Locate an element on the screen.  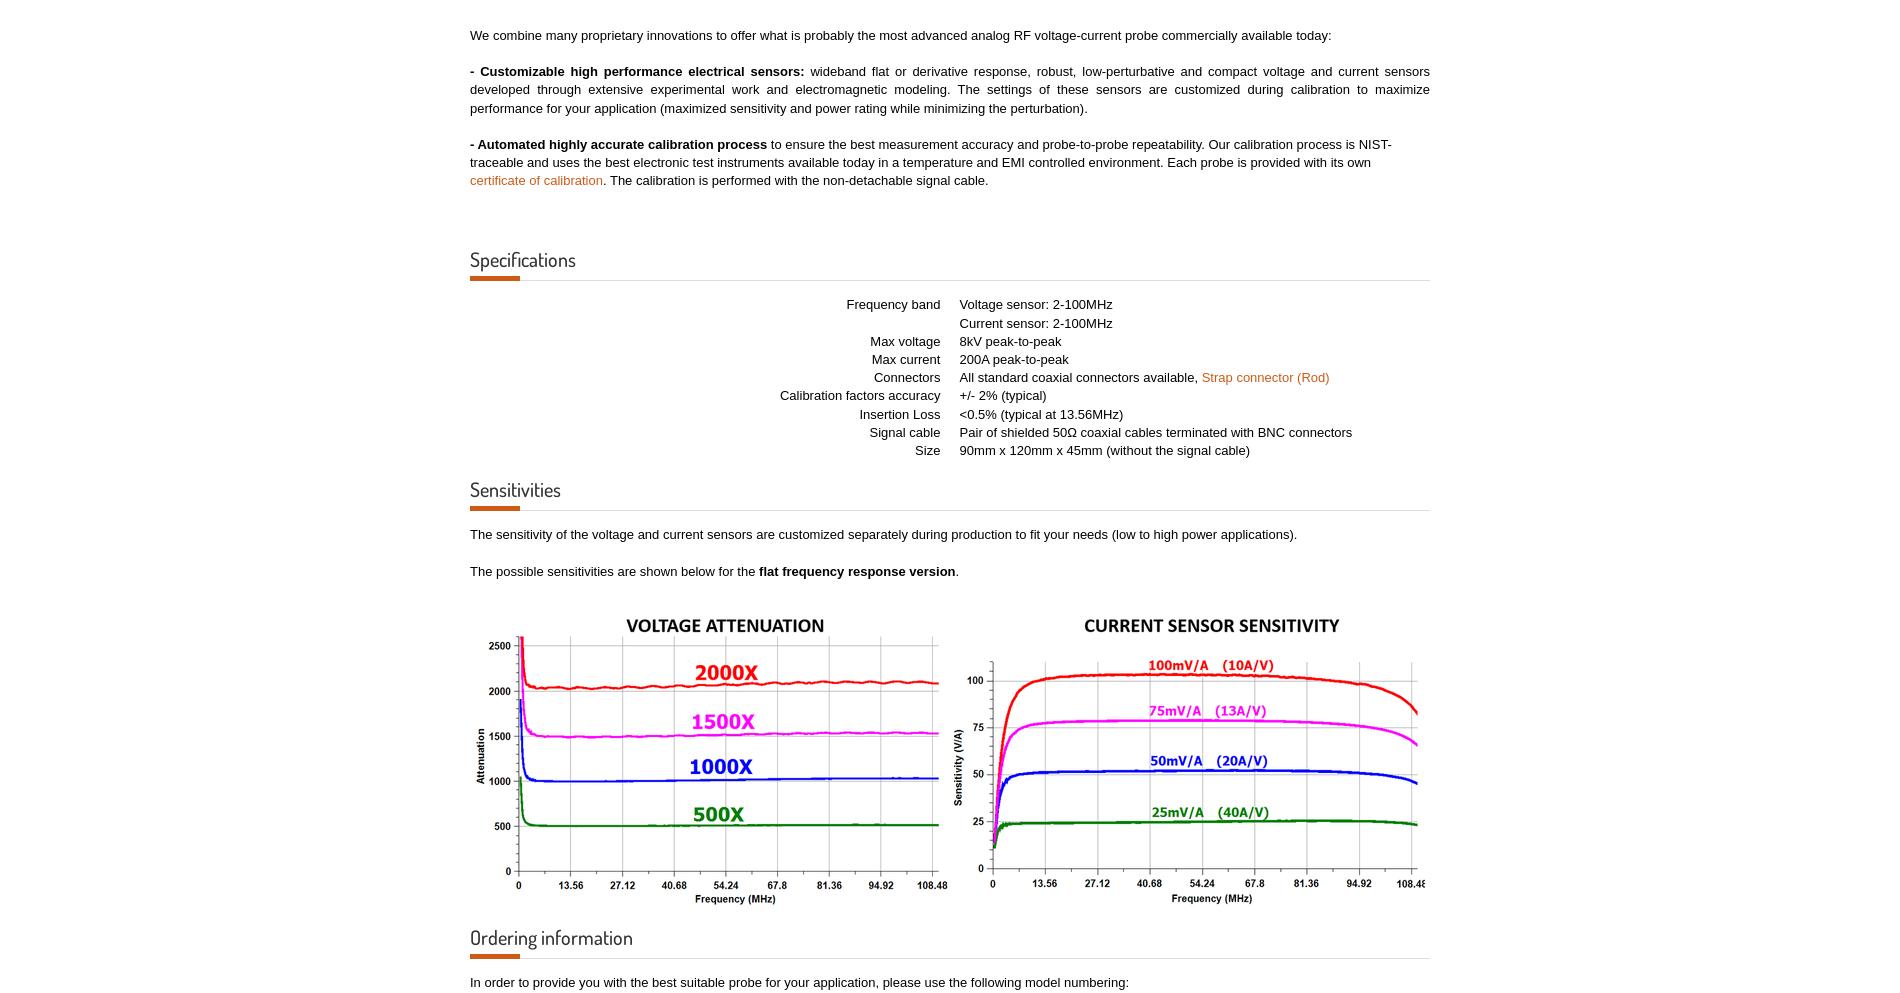
'Insertion Loss' is located at coordinates (898, 412).